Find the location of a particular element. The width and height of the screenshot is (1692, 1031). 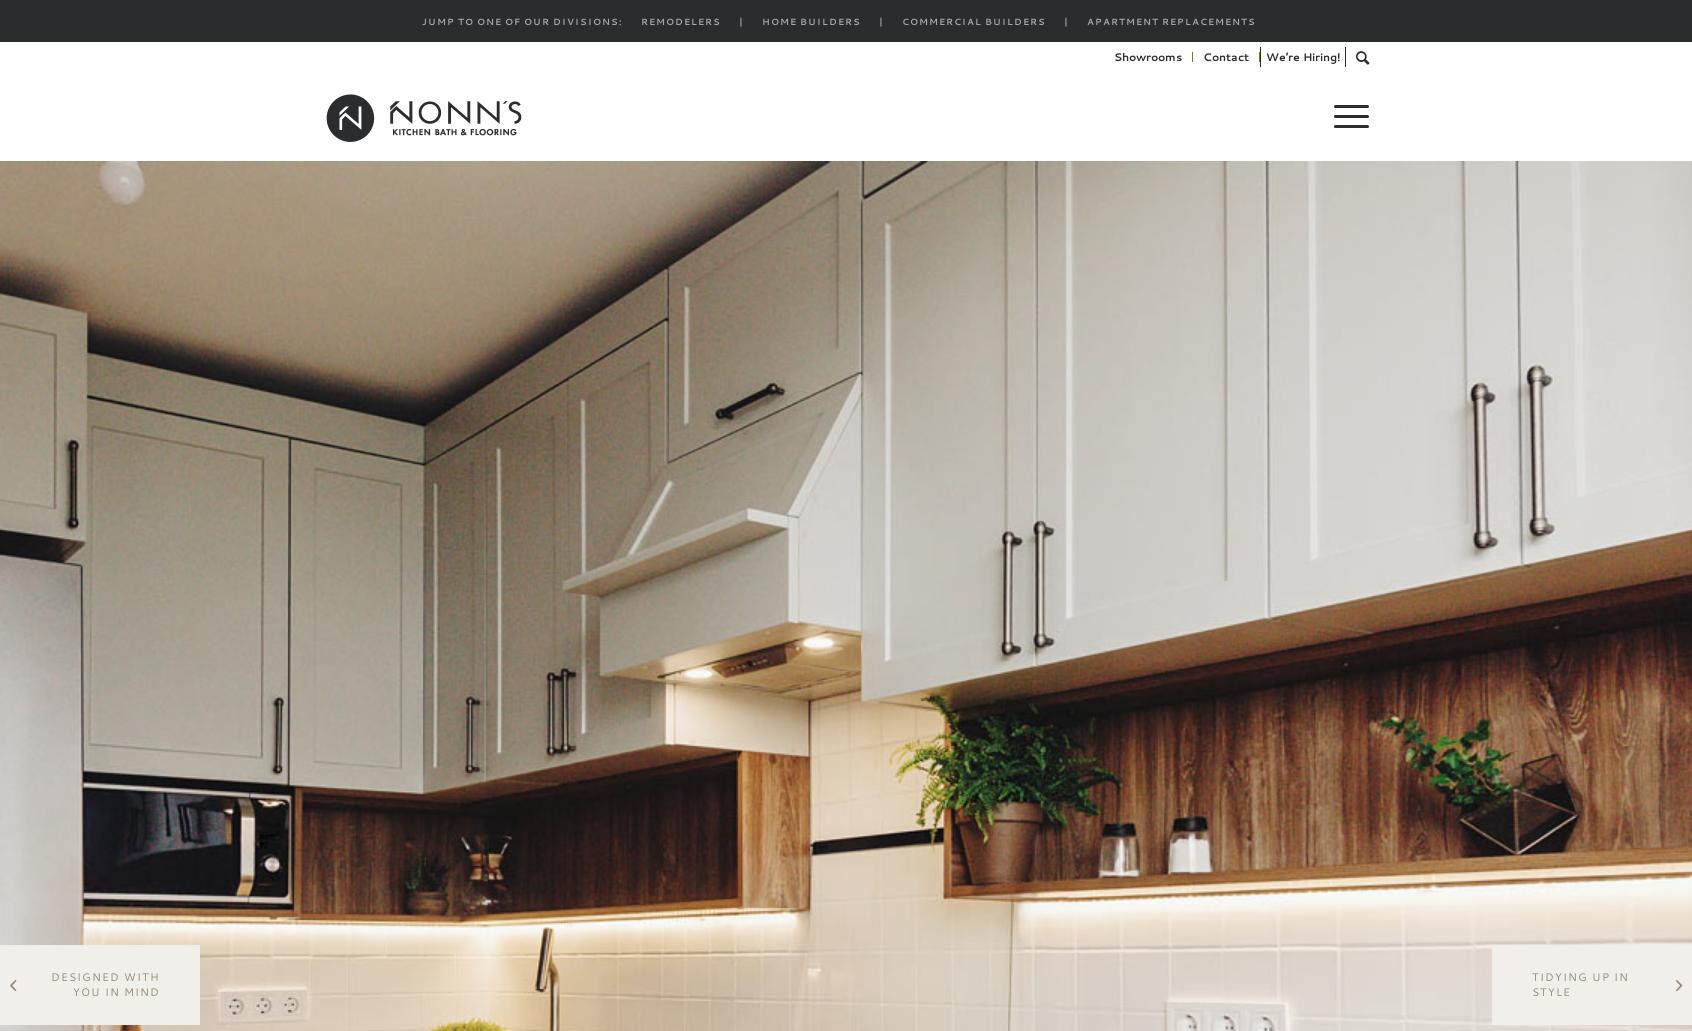

'Remodelers' is located at coordinates (680, 21).